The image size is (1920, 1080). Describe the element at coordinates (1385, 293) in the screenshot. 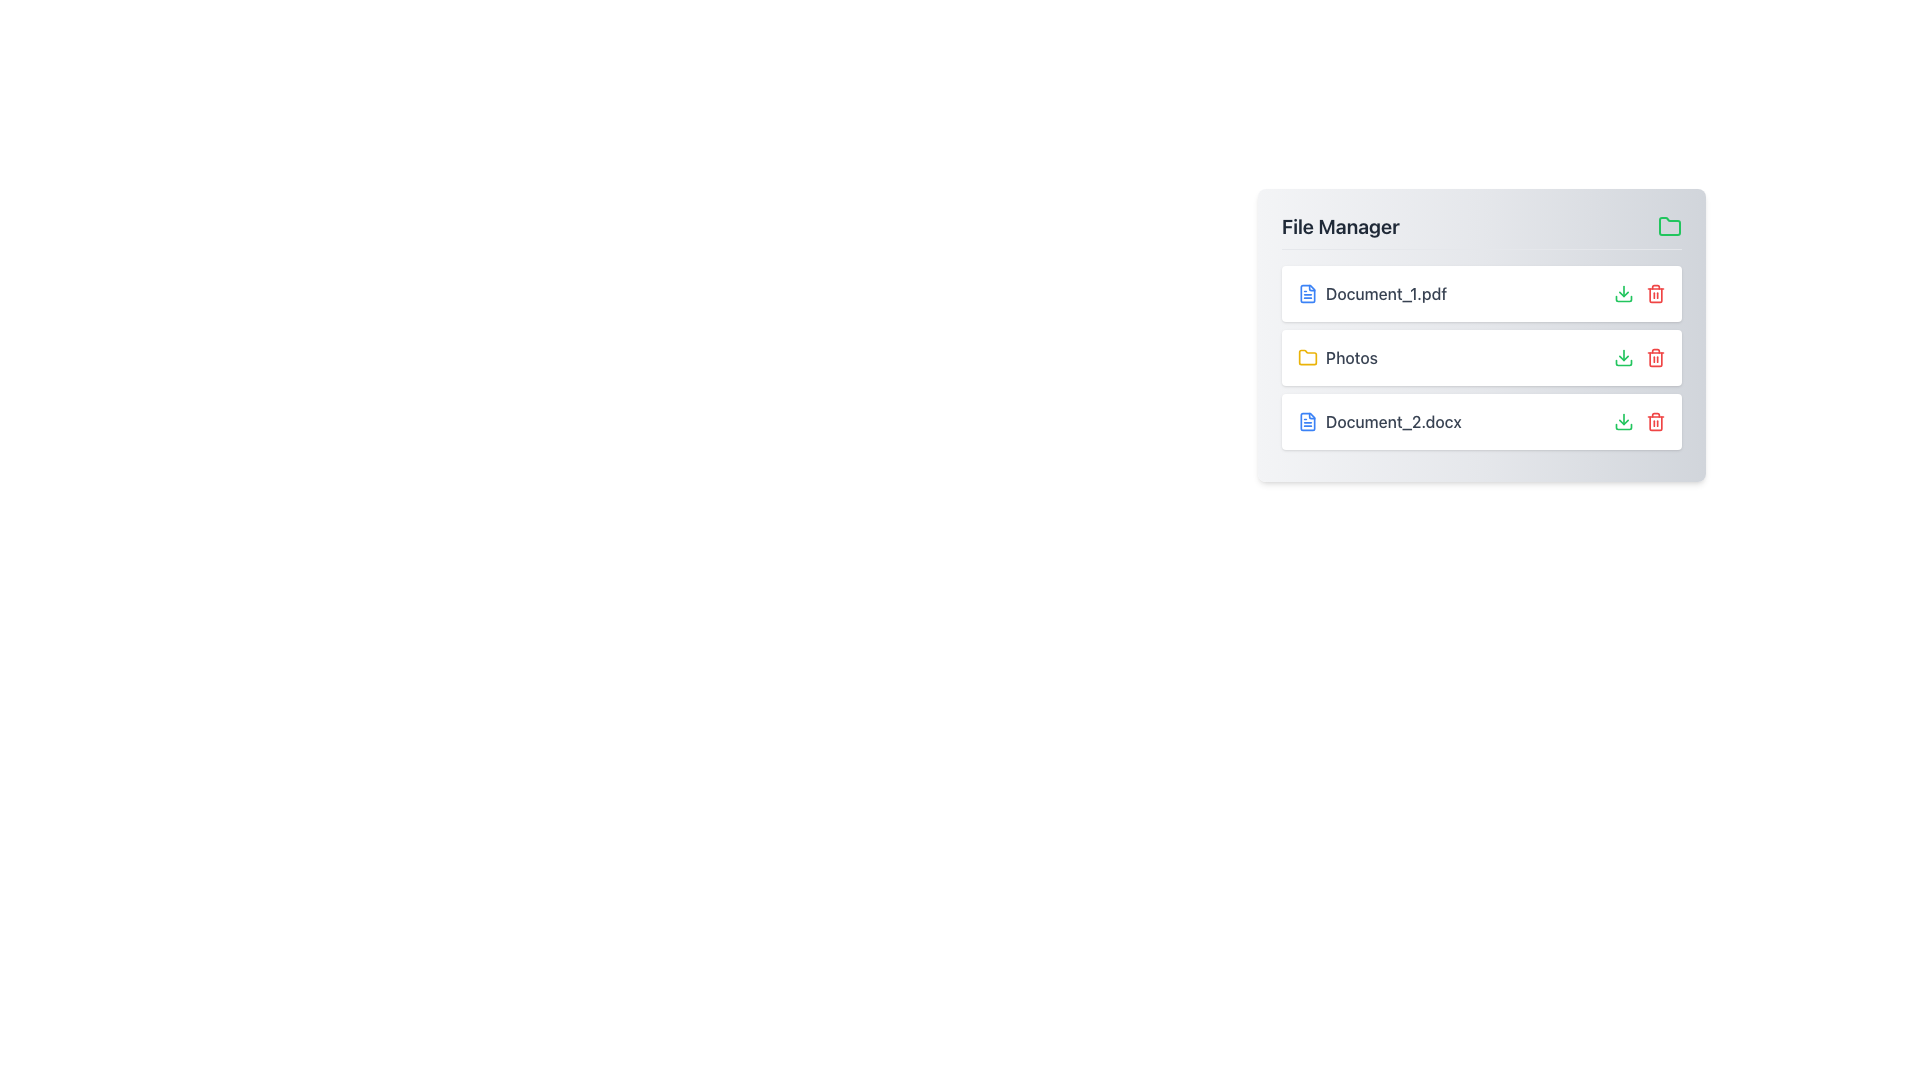

I see `the text label displaying 'Document_1.pdf' in the file manager interface, which is the first item in the list and is located to the right of a blue document icon` at that location.